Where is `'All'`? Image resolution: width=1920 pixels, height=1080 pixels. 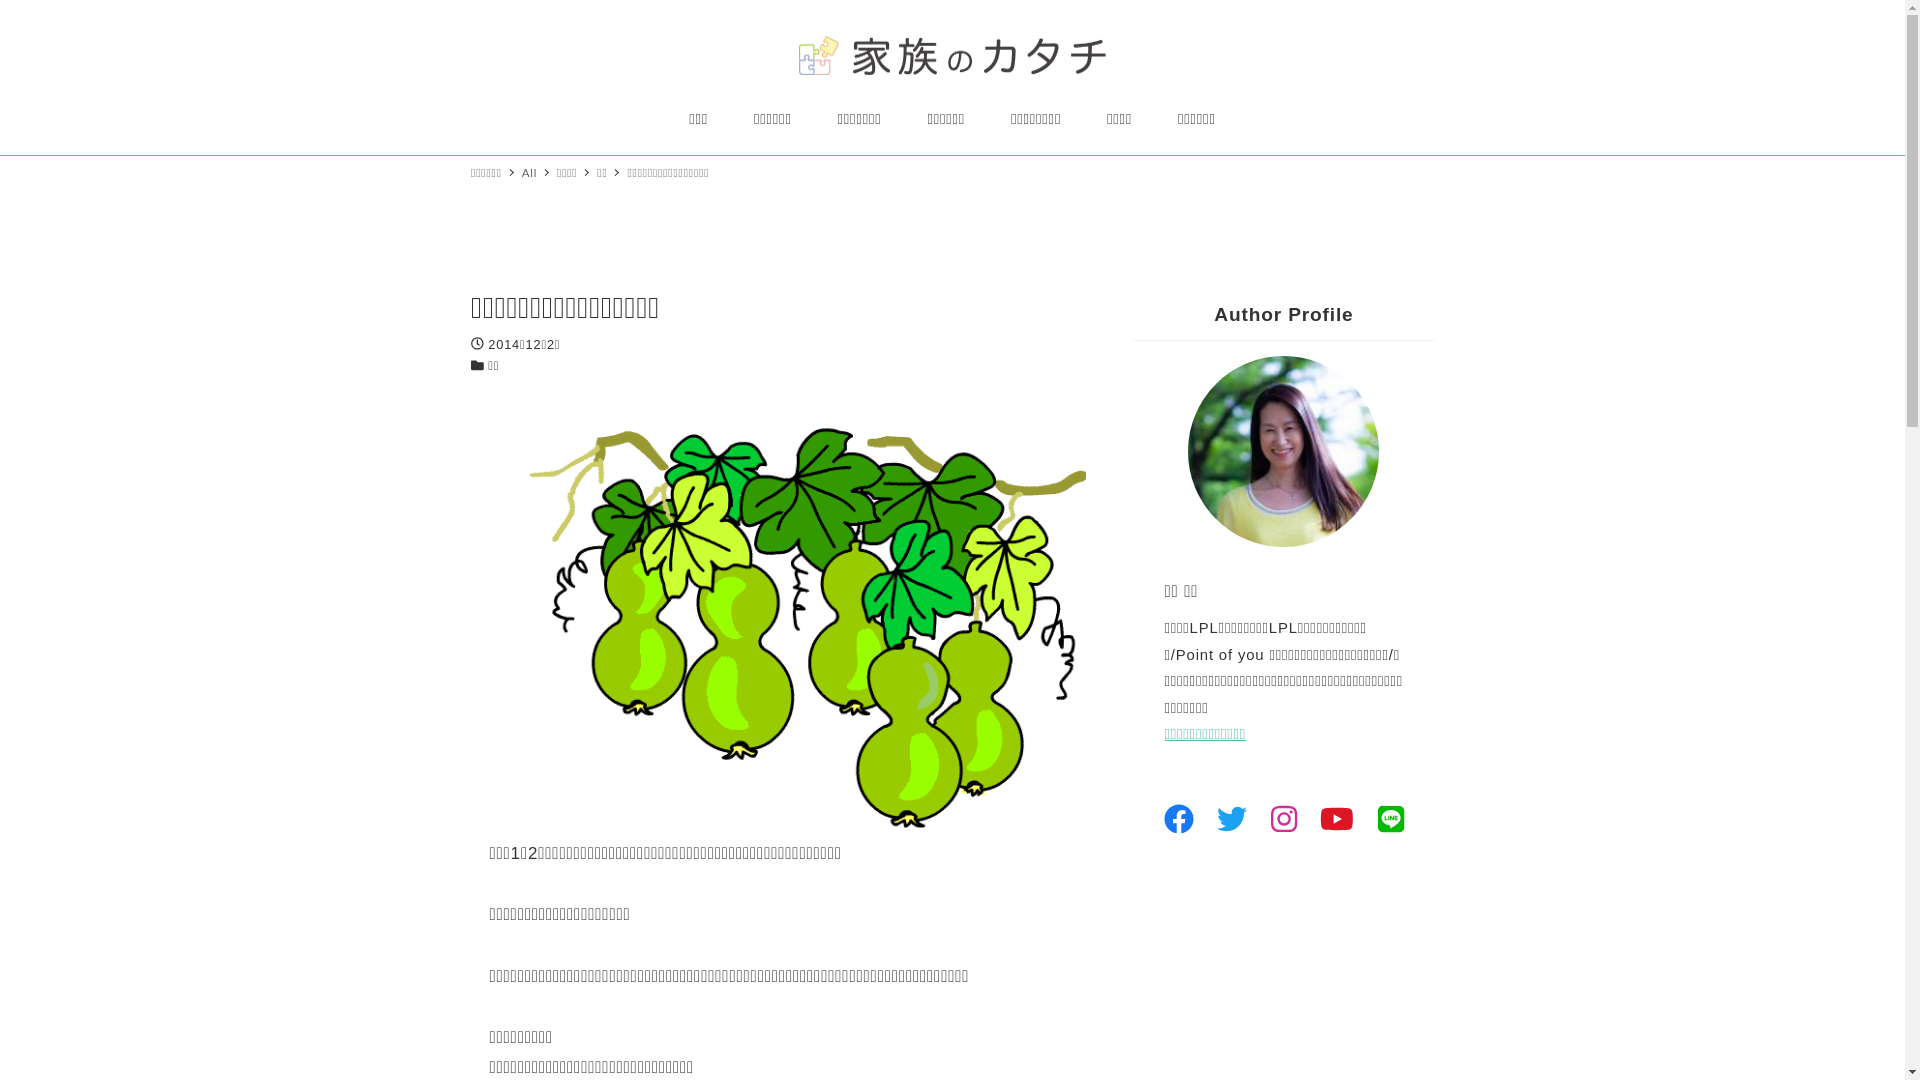
'All' is located at coordinates (522, 171).